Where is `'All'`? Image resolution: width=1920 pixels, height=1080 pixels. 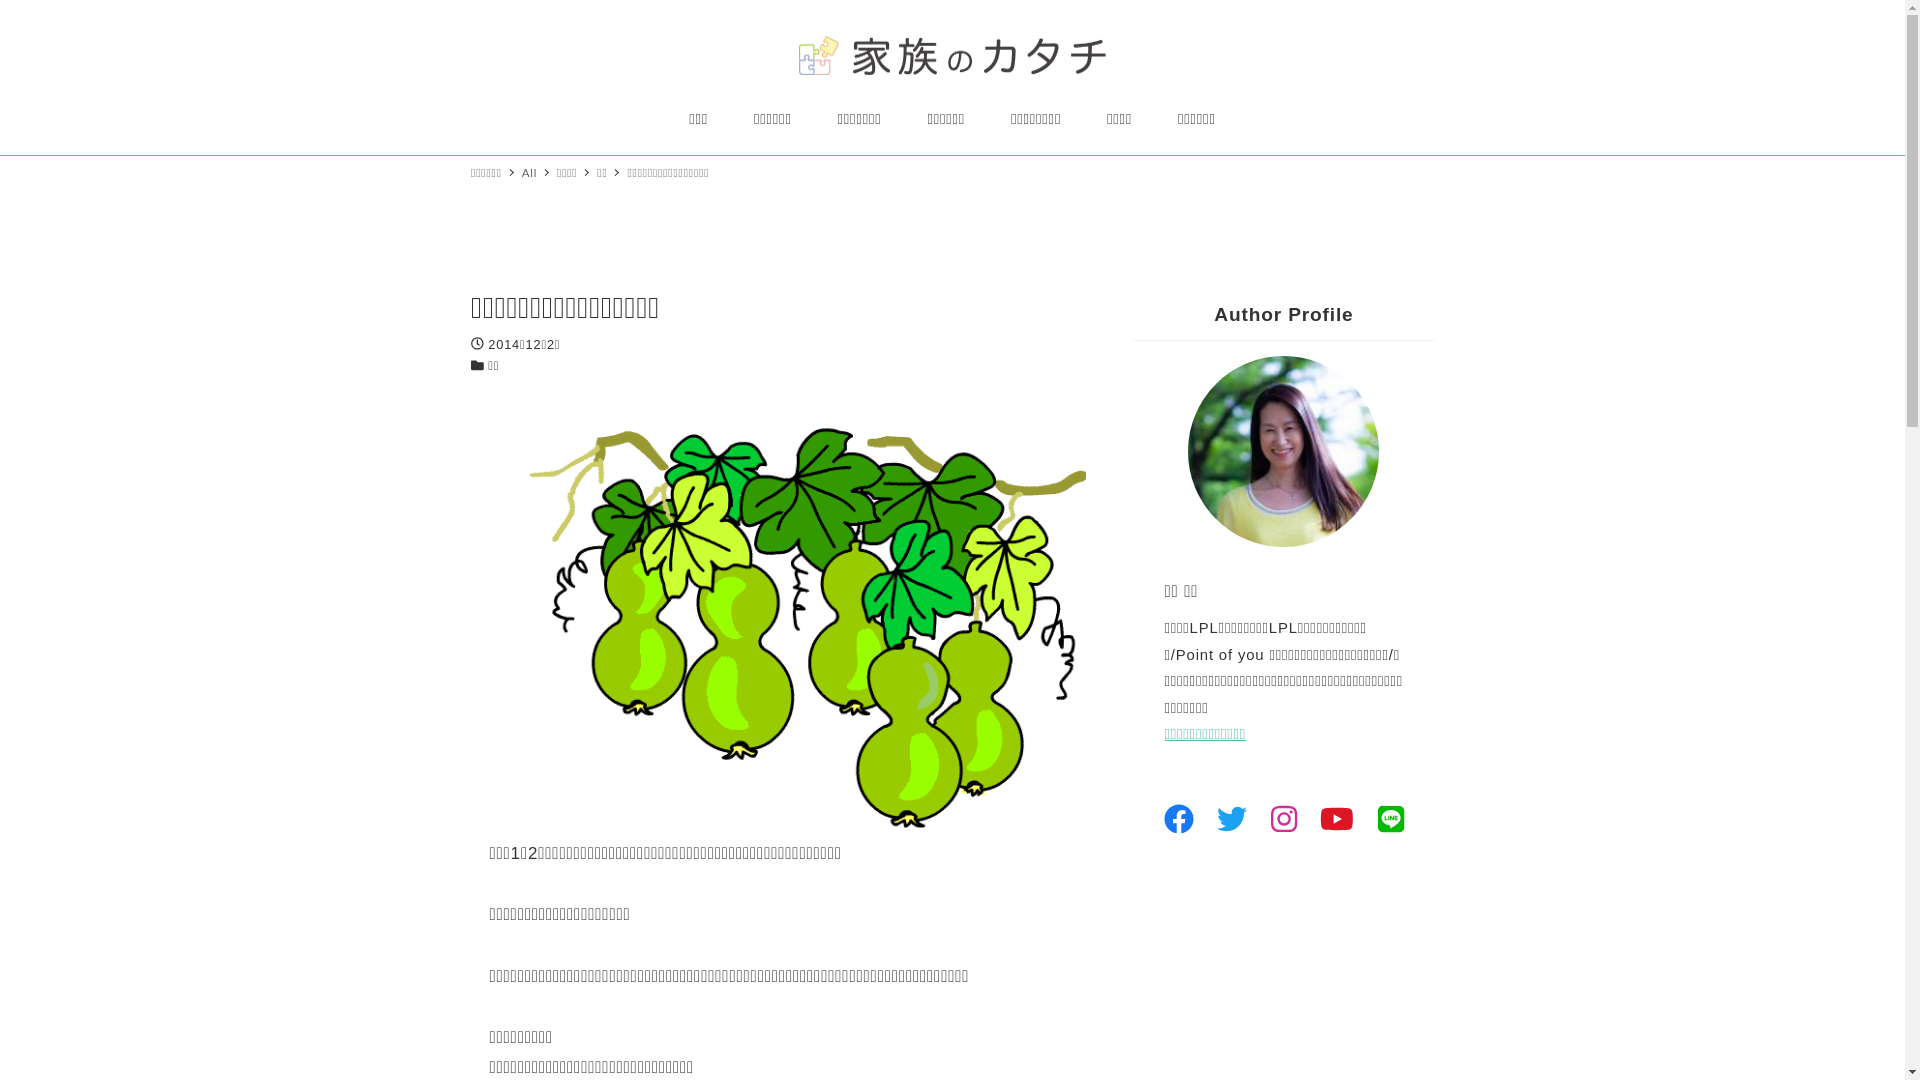
'All' is located at coordinates (522, 171).